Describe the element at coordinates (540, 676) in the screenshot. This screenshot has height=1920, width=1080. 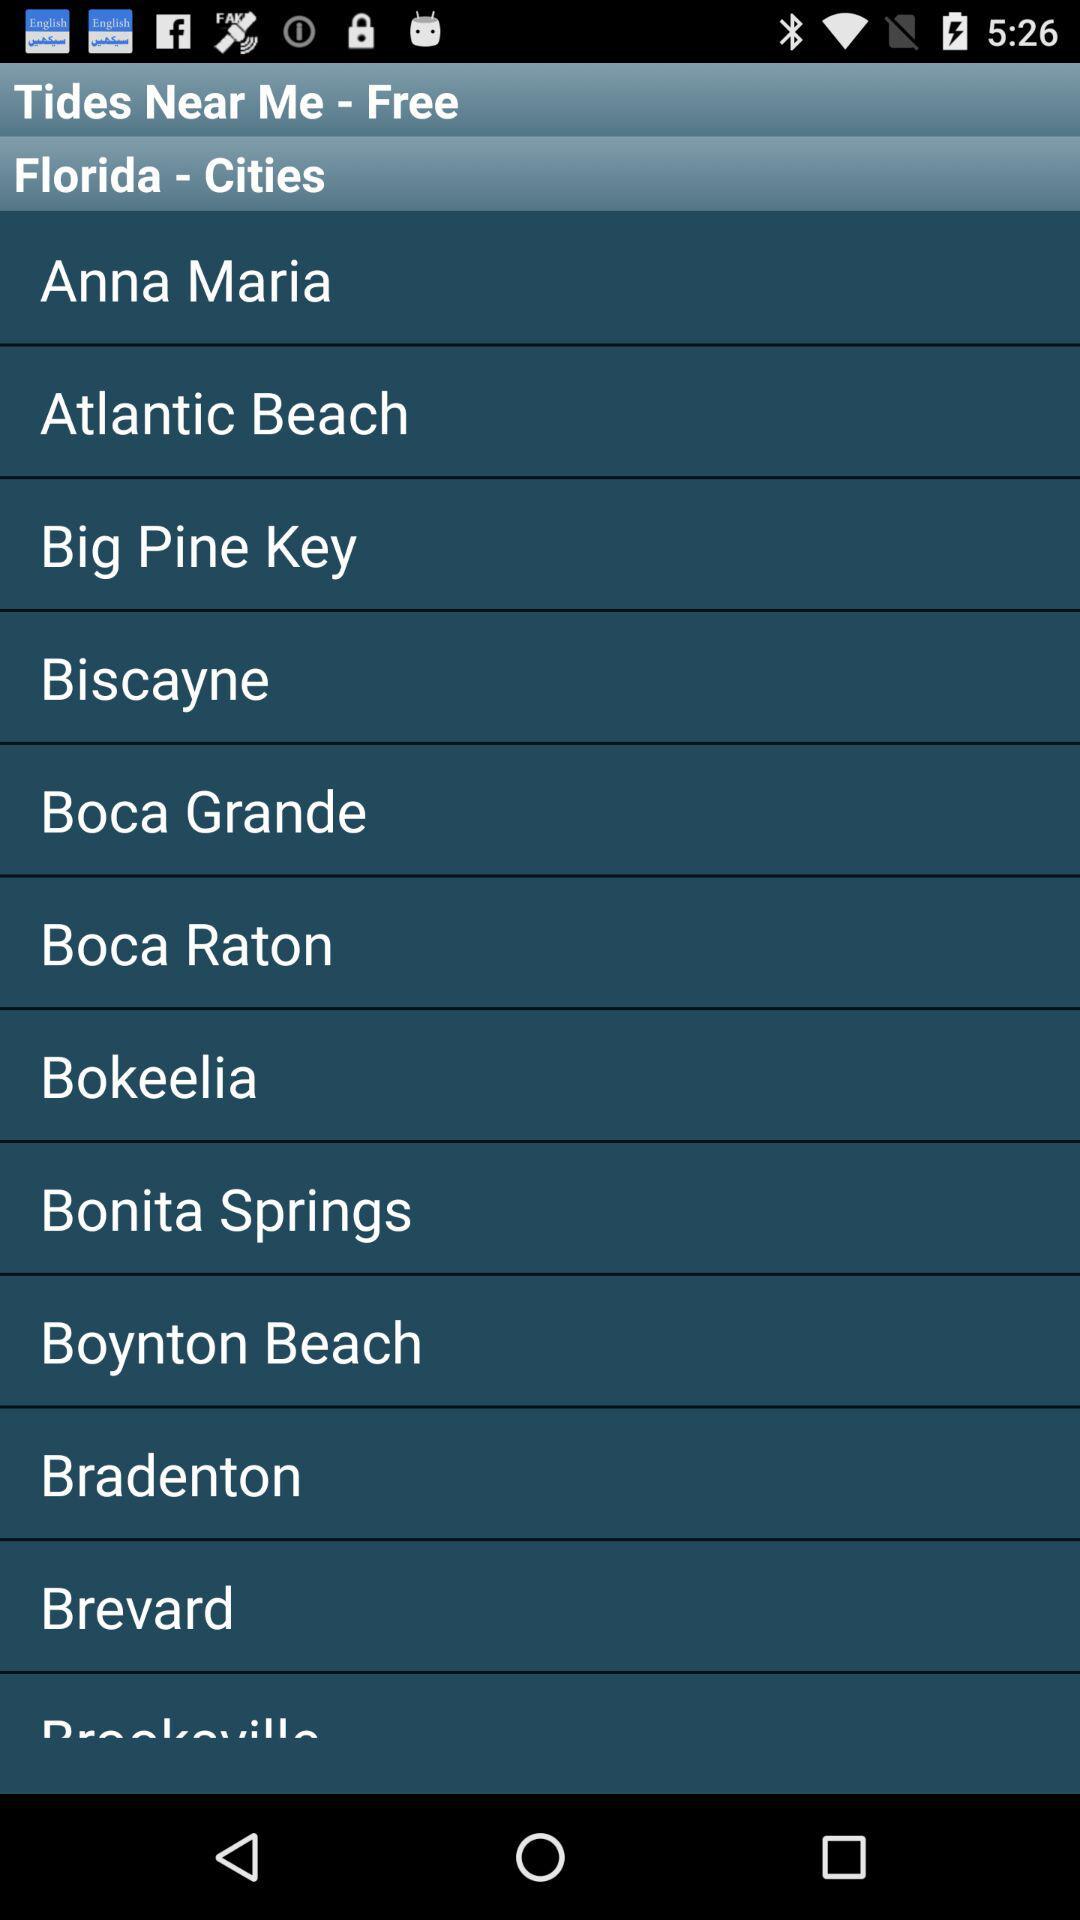
I see `the app below the big pine key` at that location.